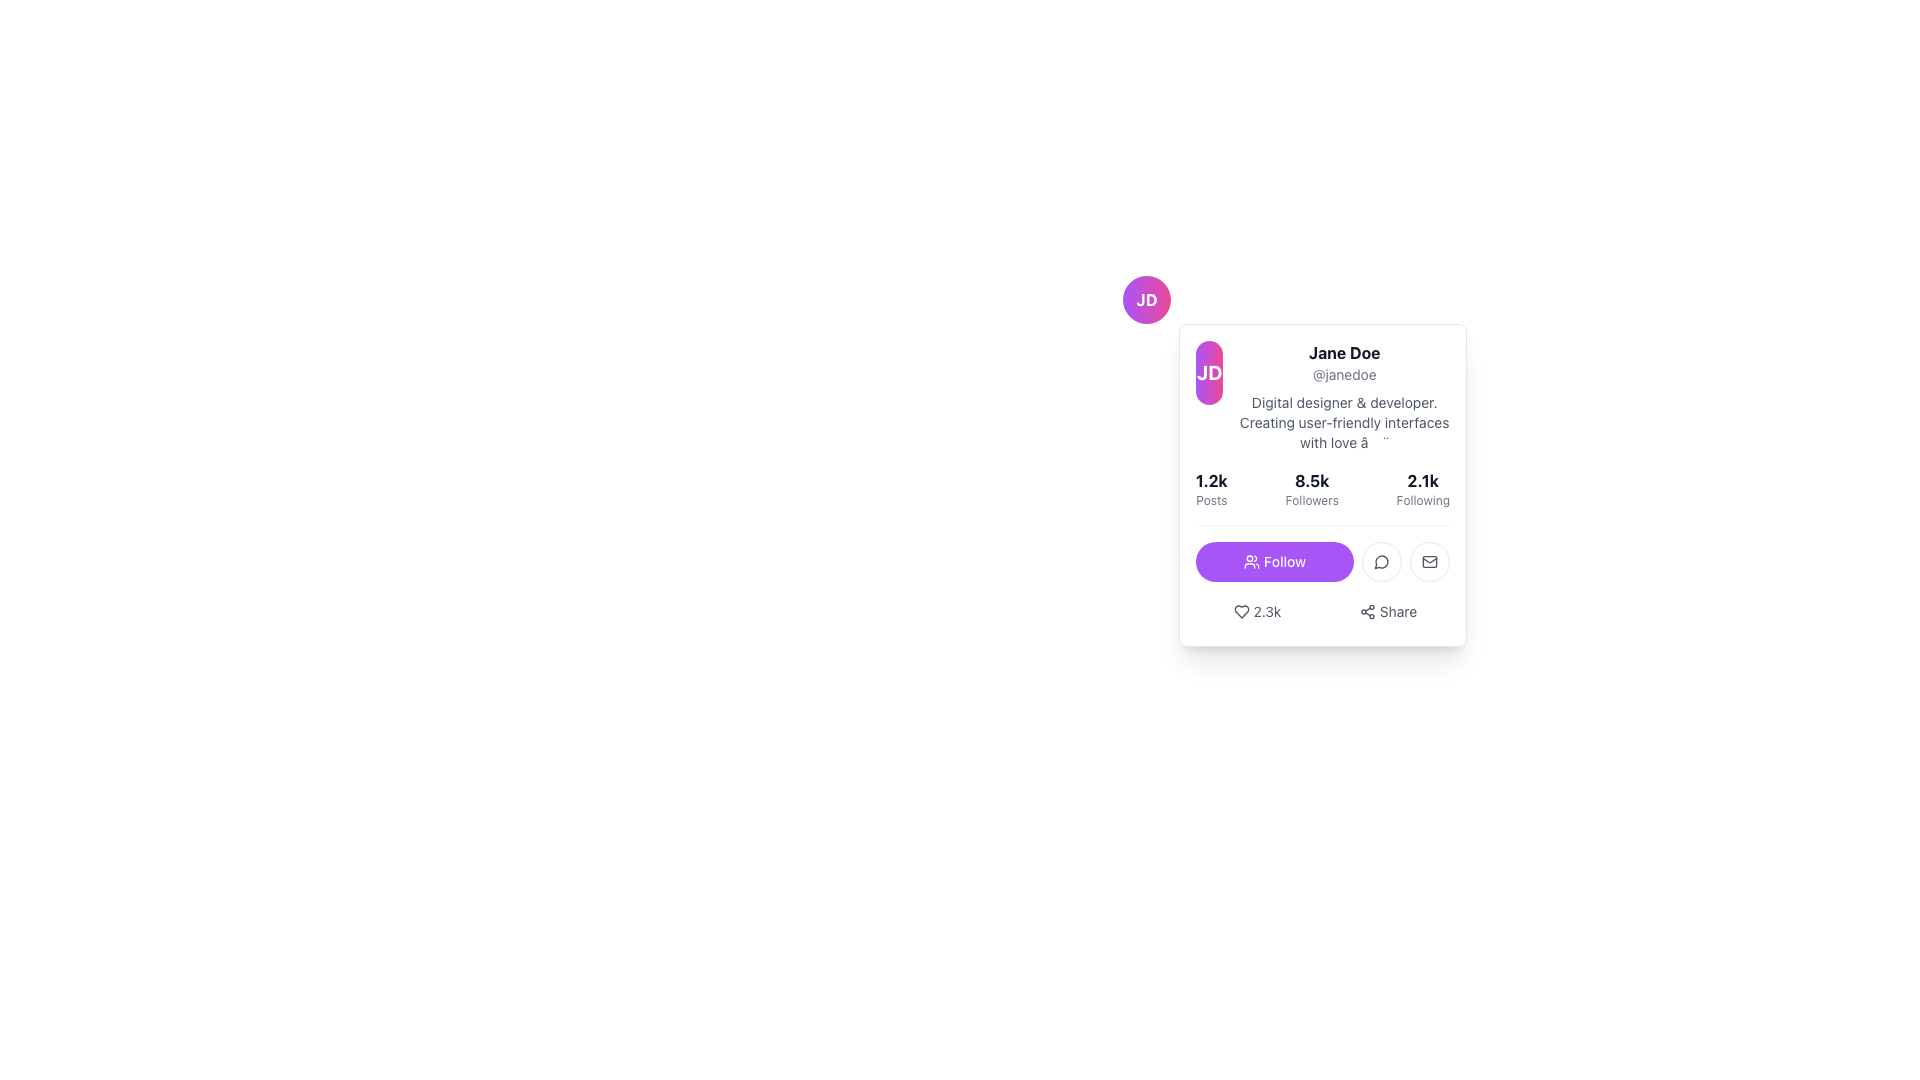  I want to click on the like button which features a heart icon and the text '2.3k' to like or unlike the post, so click(1256, 611).